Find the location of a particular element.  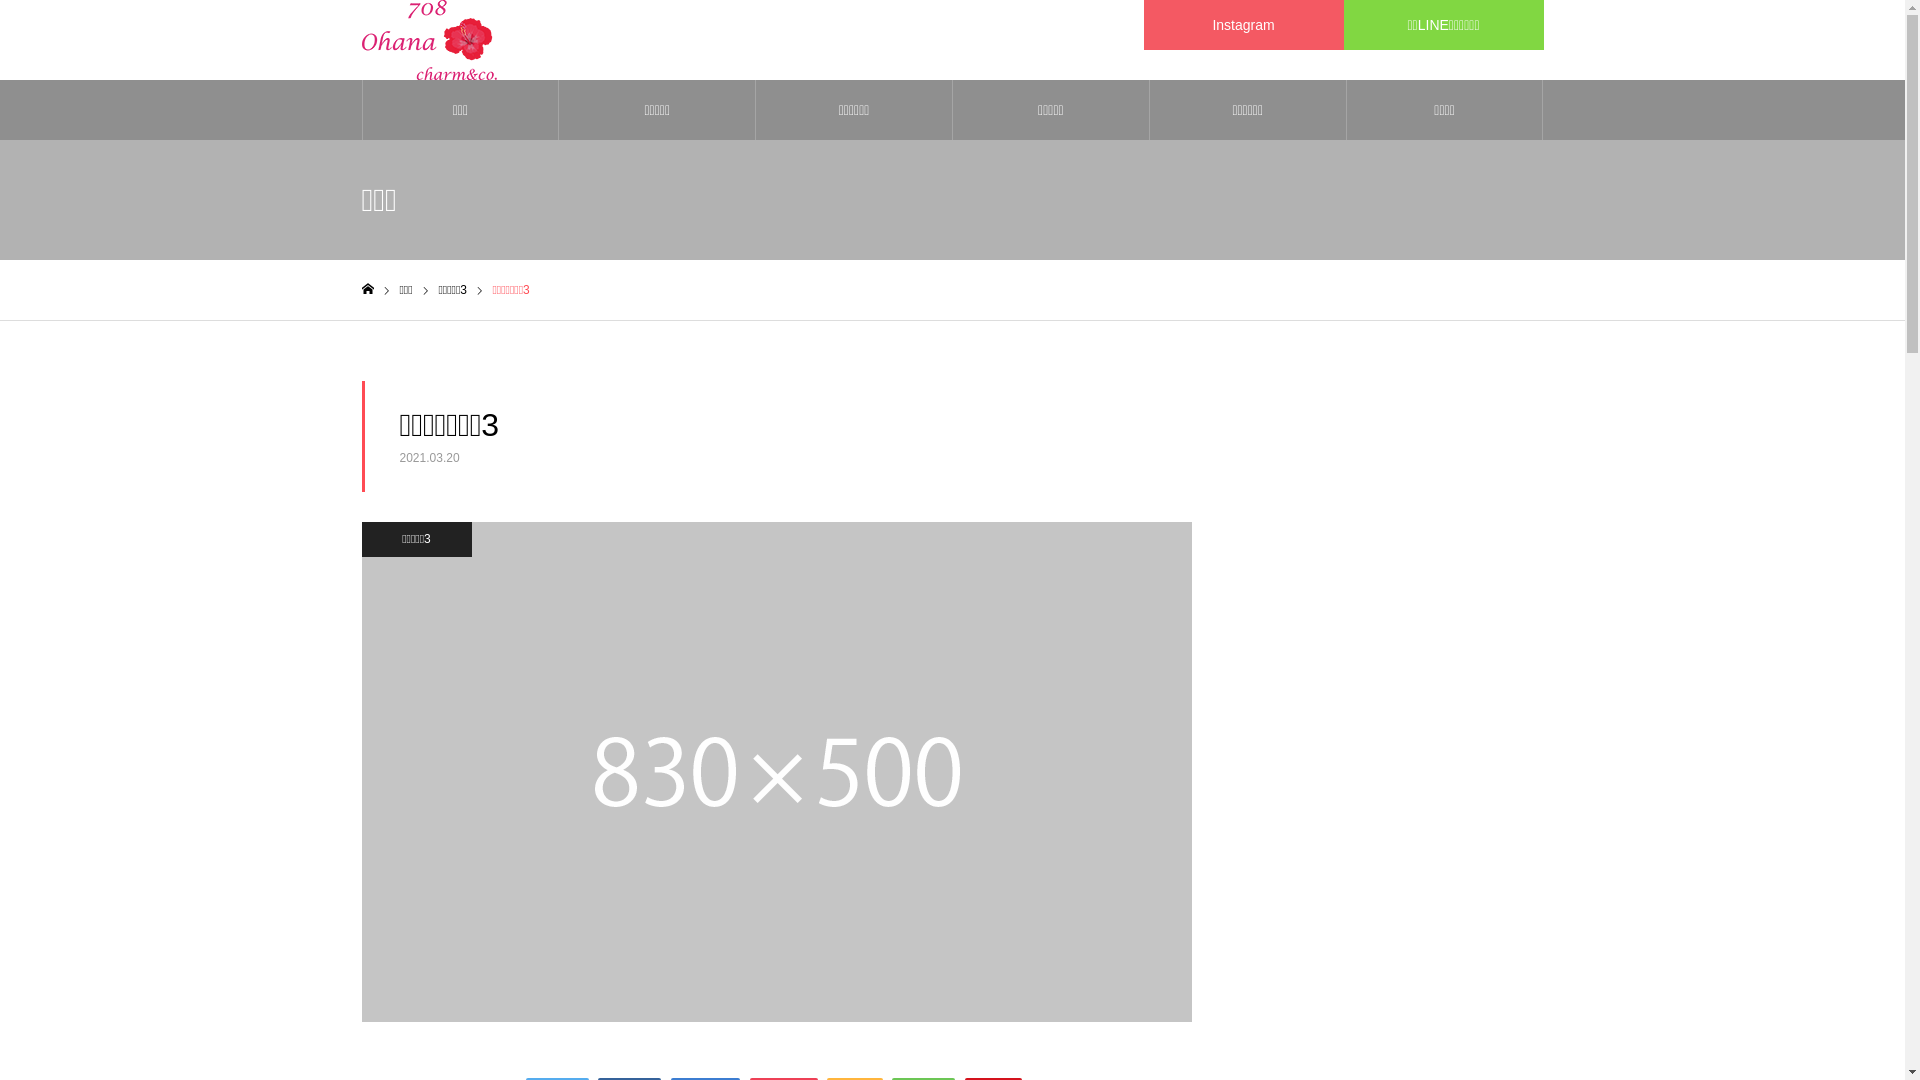

'Instagram' is located at coordinates (1242, 24).